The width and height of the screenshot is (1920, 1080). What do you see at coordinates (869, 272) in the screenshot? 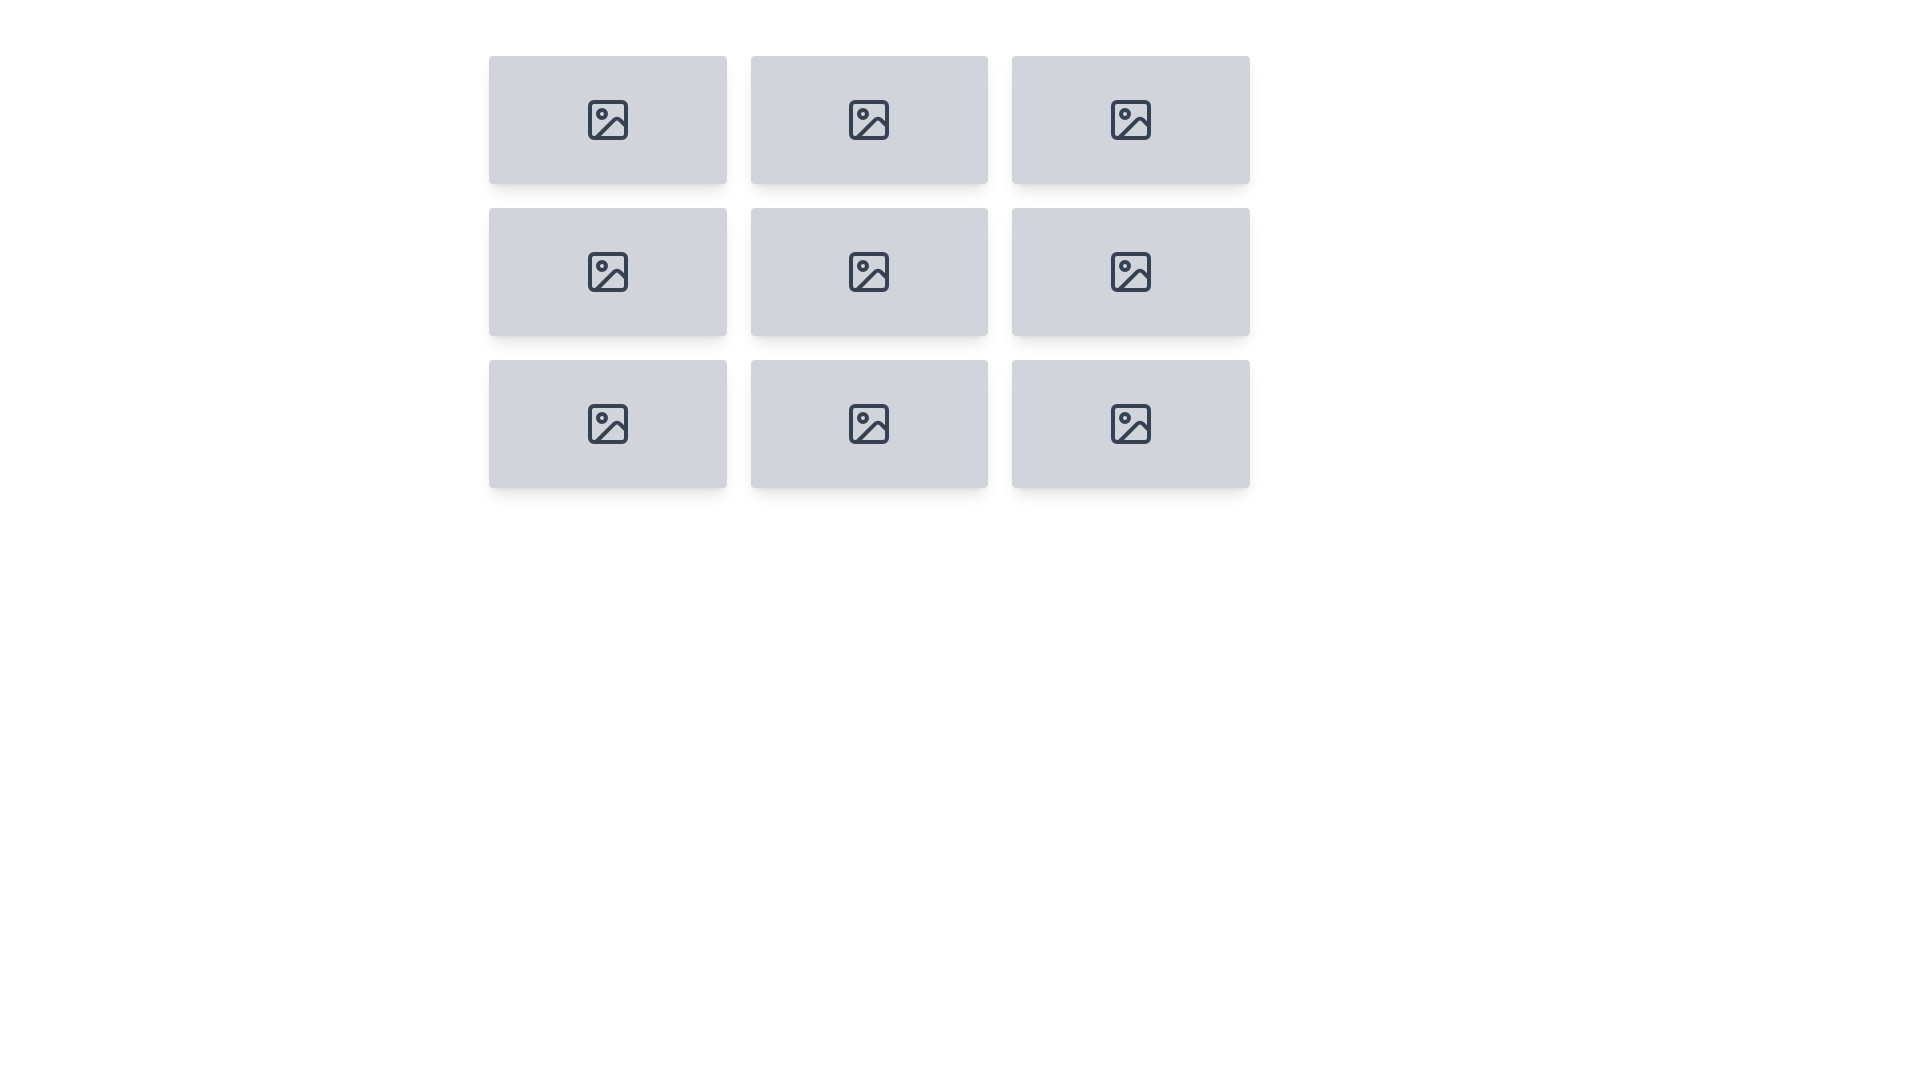
I see `text on the card with a light gray background, dark gray icon, and descriptive text below it, located in the middle column of the second row of a three-column grid` at bounding box center [869, 272].